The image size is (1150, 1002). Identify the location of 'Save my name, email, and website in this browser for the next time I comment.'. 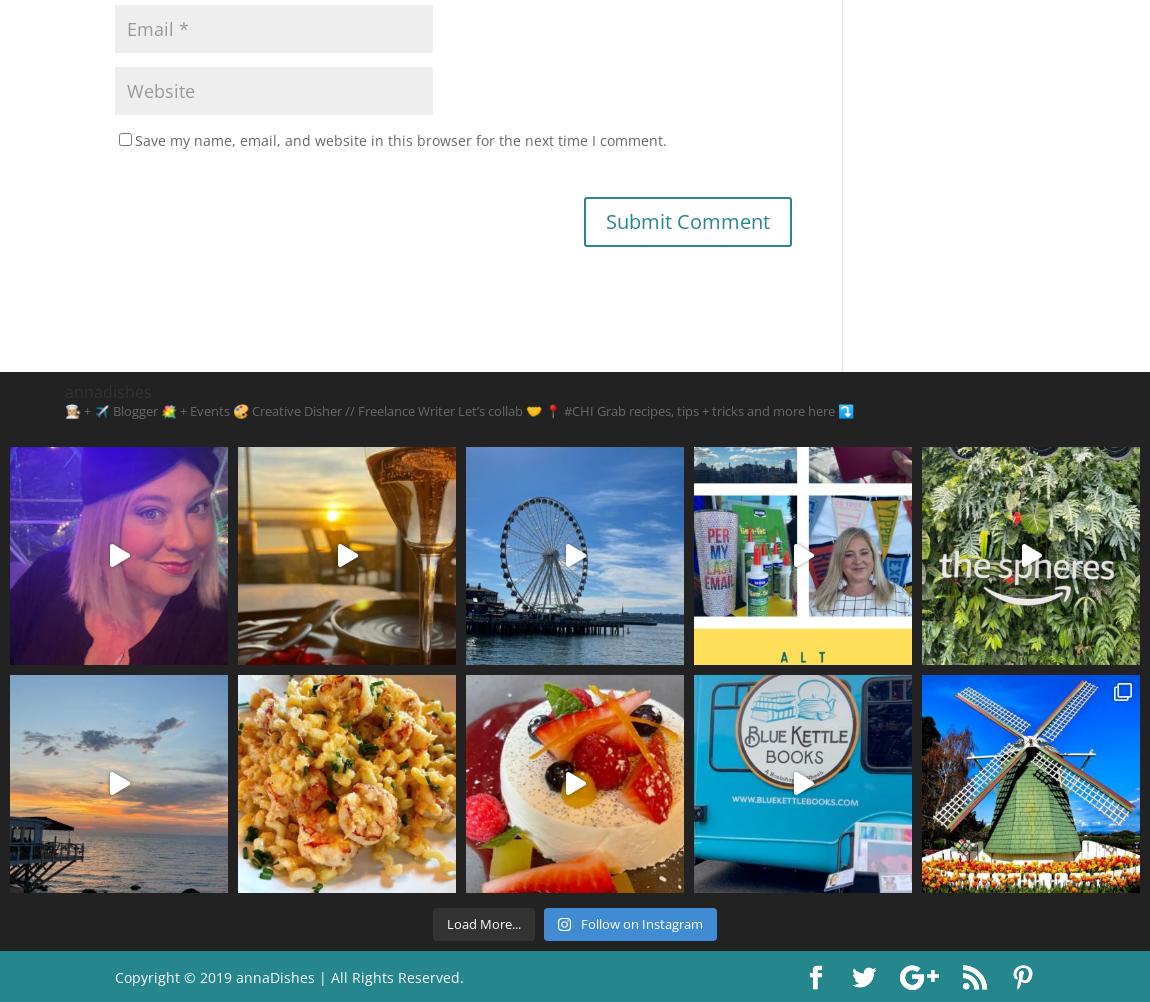
(134, 139).